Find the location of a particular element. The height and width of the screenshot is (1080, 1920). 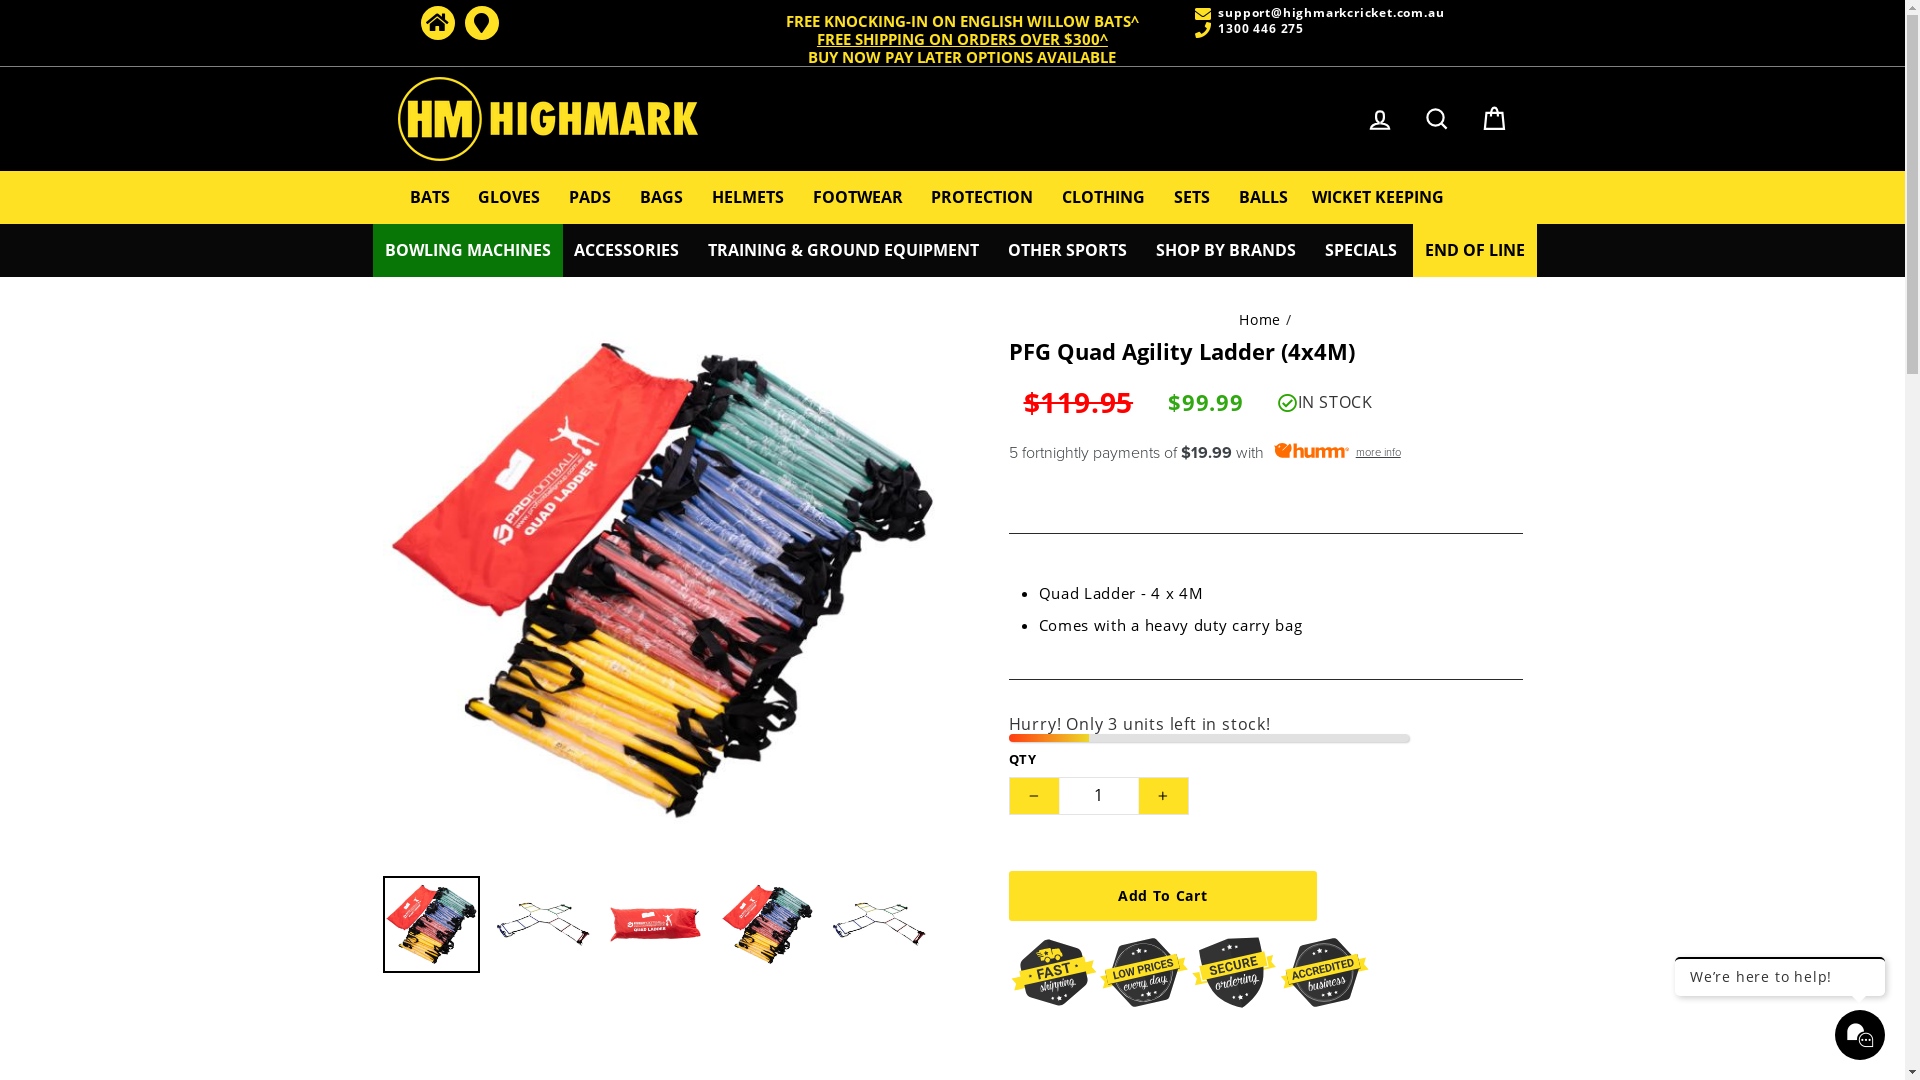

'OTHER SPORTS' is located at coordinates (1066, 249).